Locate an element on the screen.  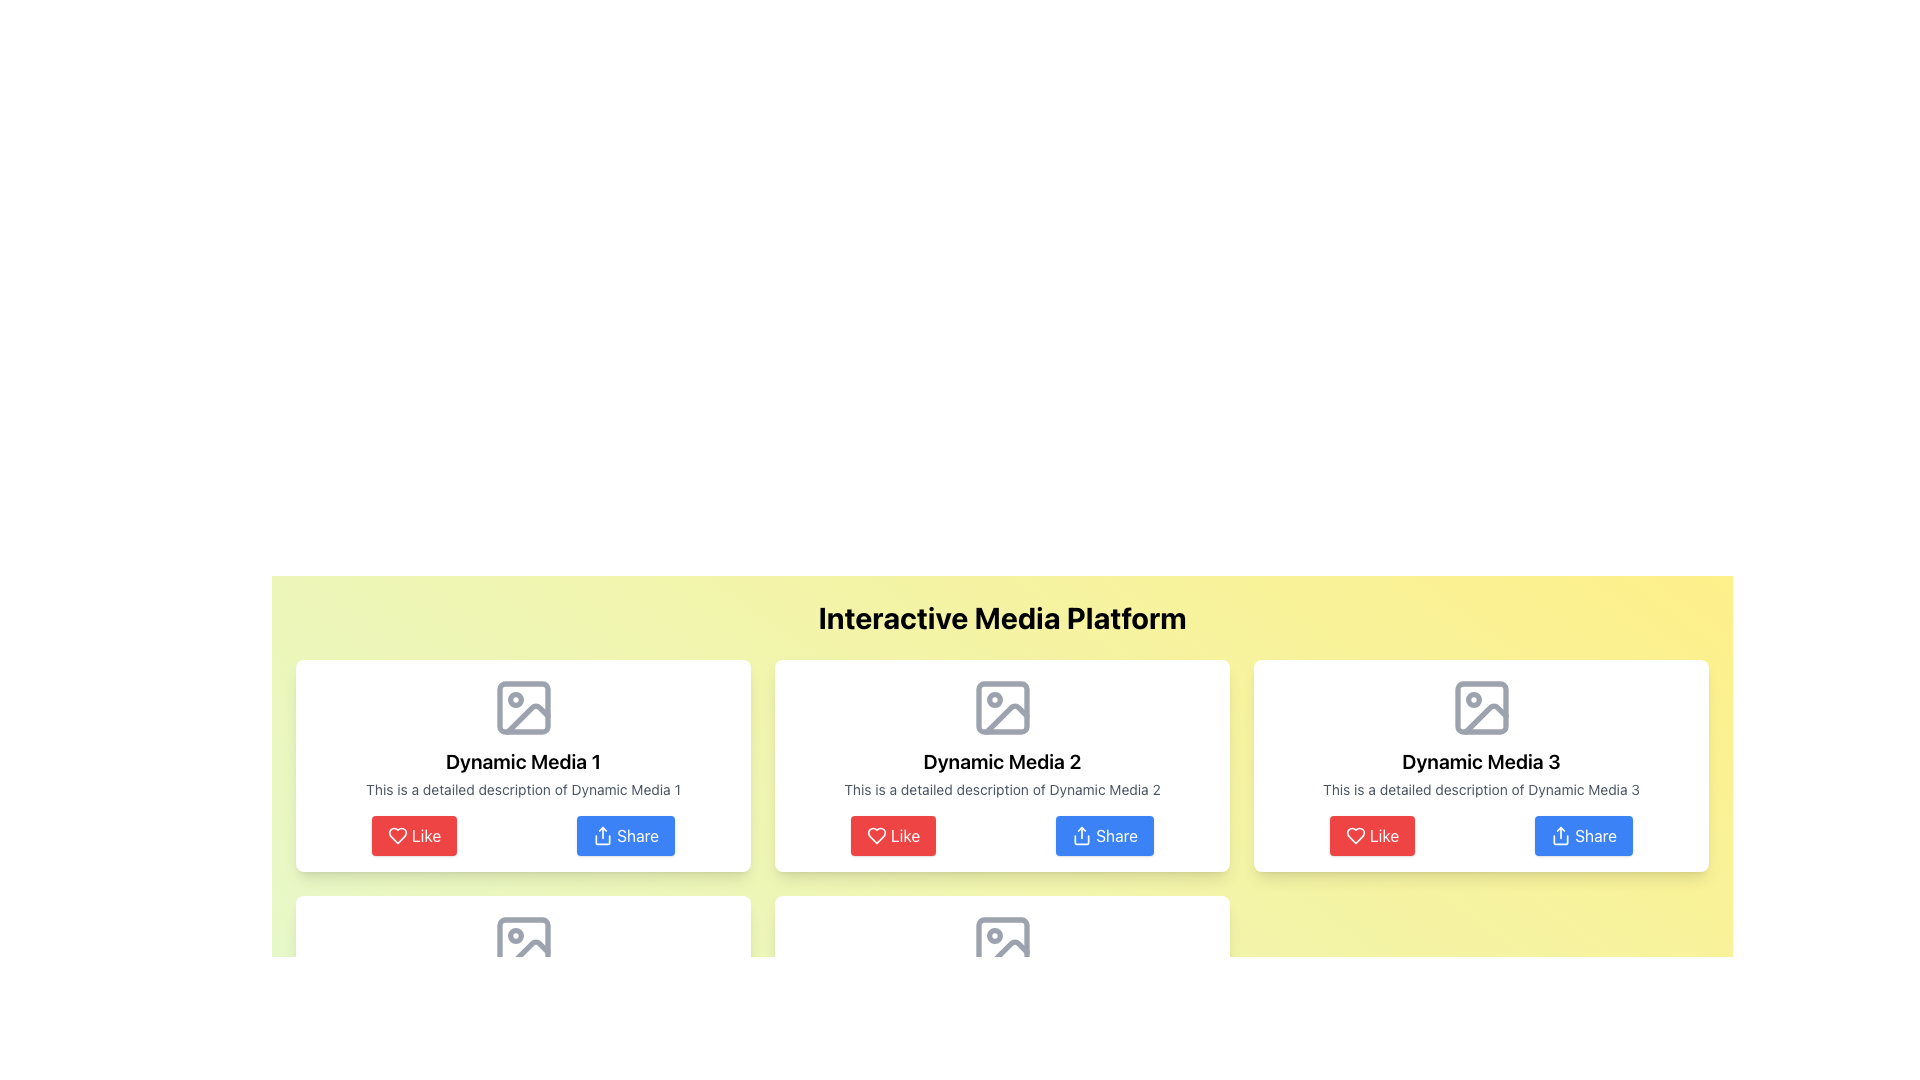
the heart icon within the 'Like' button located at the bottom-left corner of the card for 'Dynamic Media 3' to express liking the associated media is located at coordinates (1355, 836).